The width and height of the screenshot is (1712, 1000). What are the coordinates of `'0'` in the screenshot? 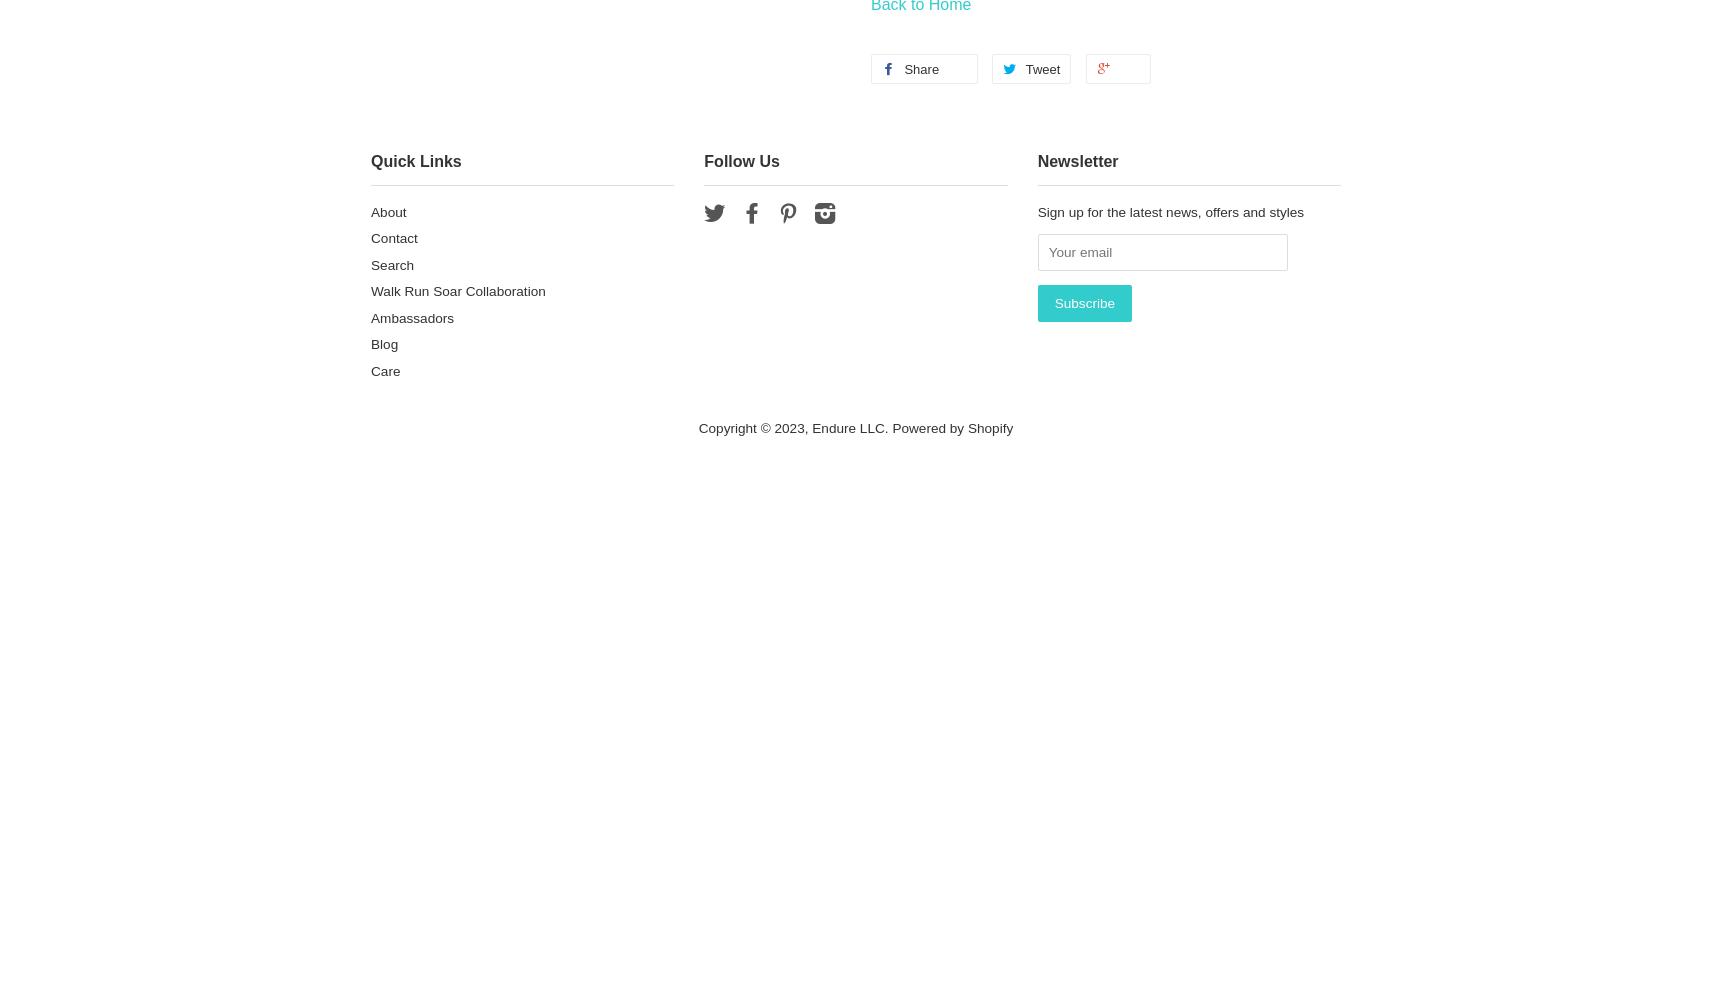 It's located at (964, 68).